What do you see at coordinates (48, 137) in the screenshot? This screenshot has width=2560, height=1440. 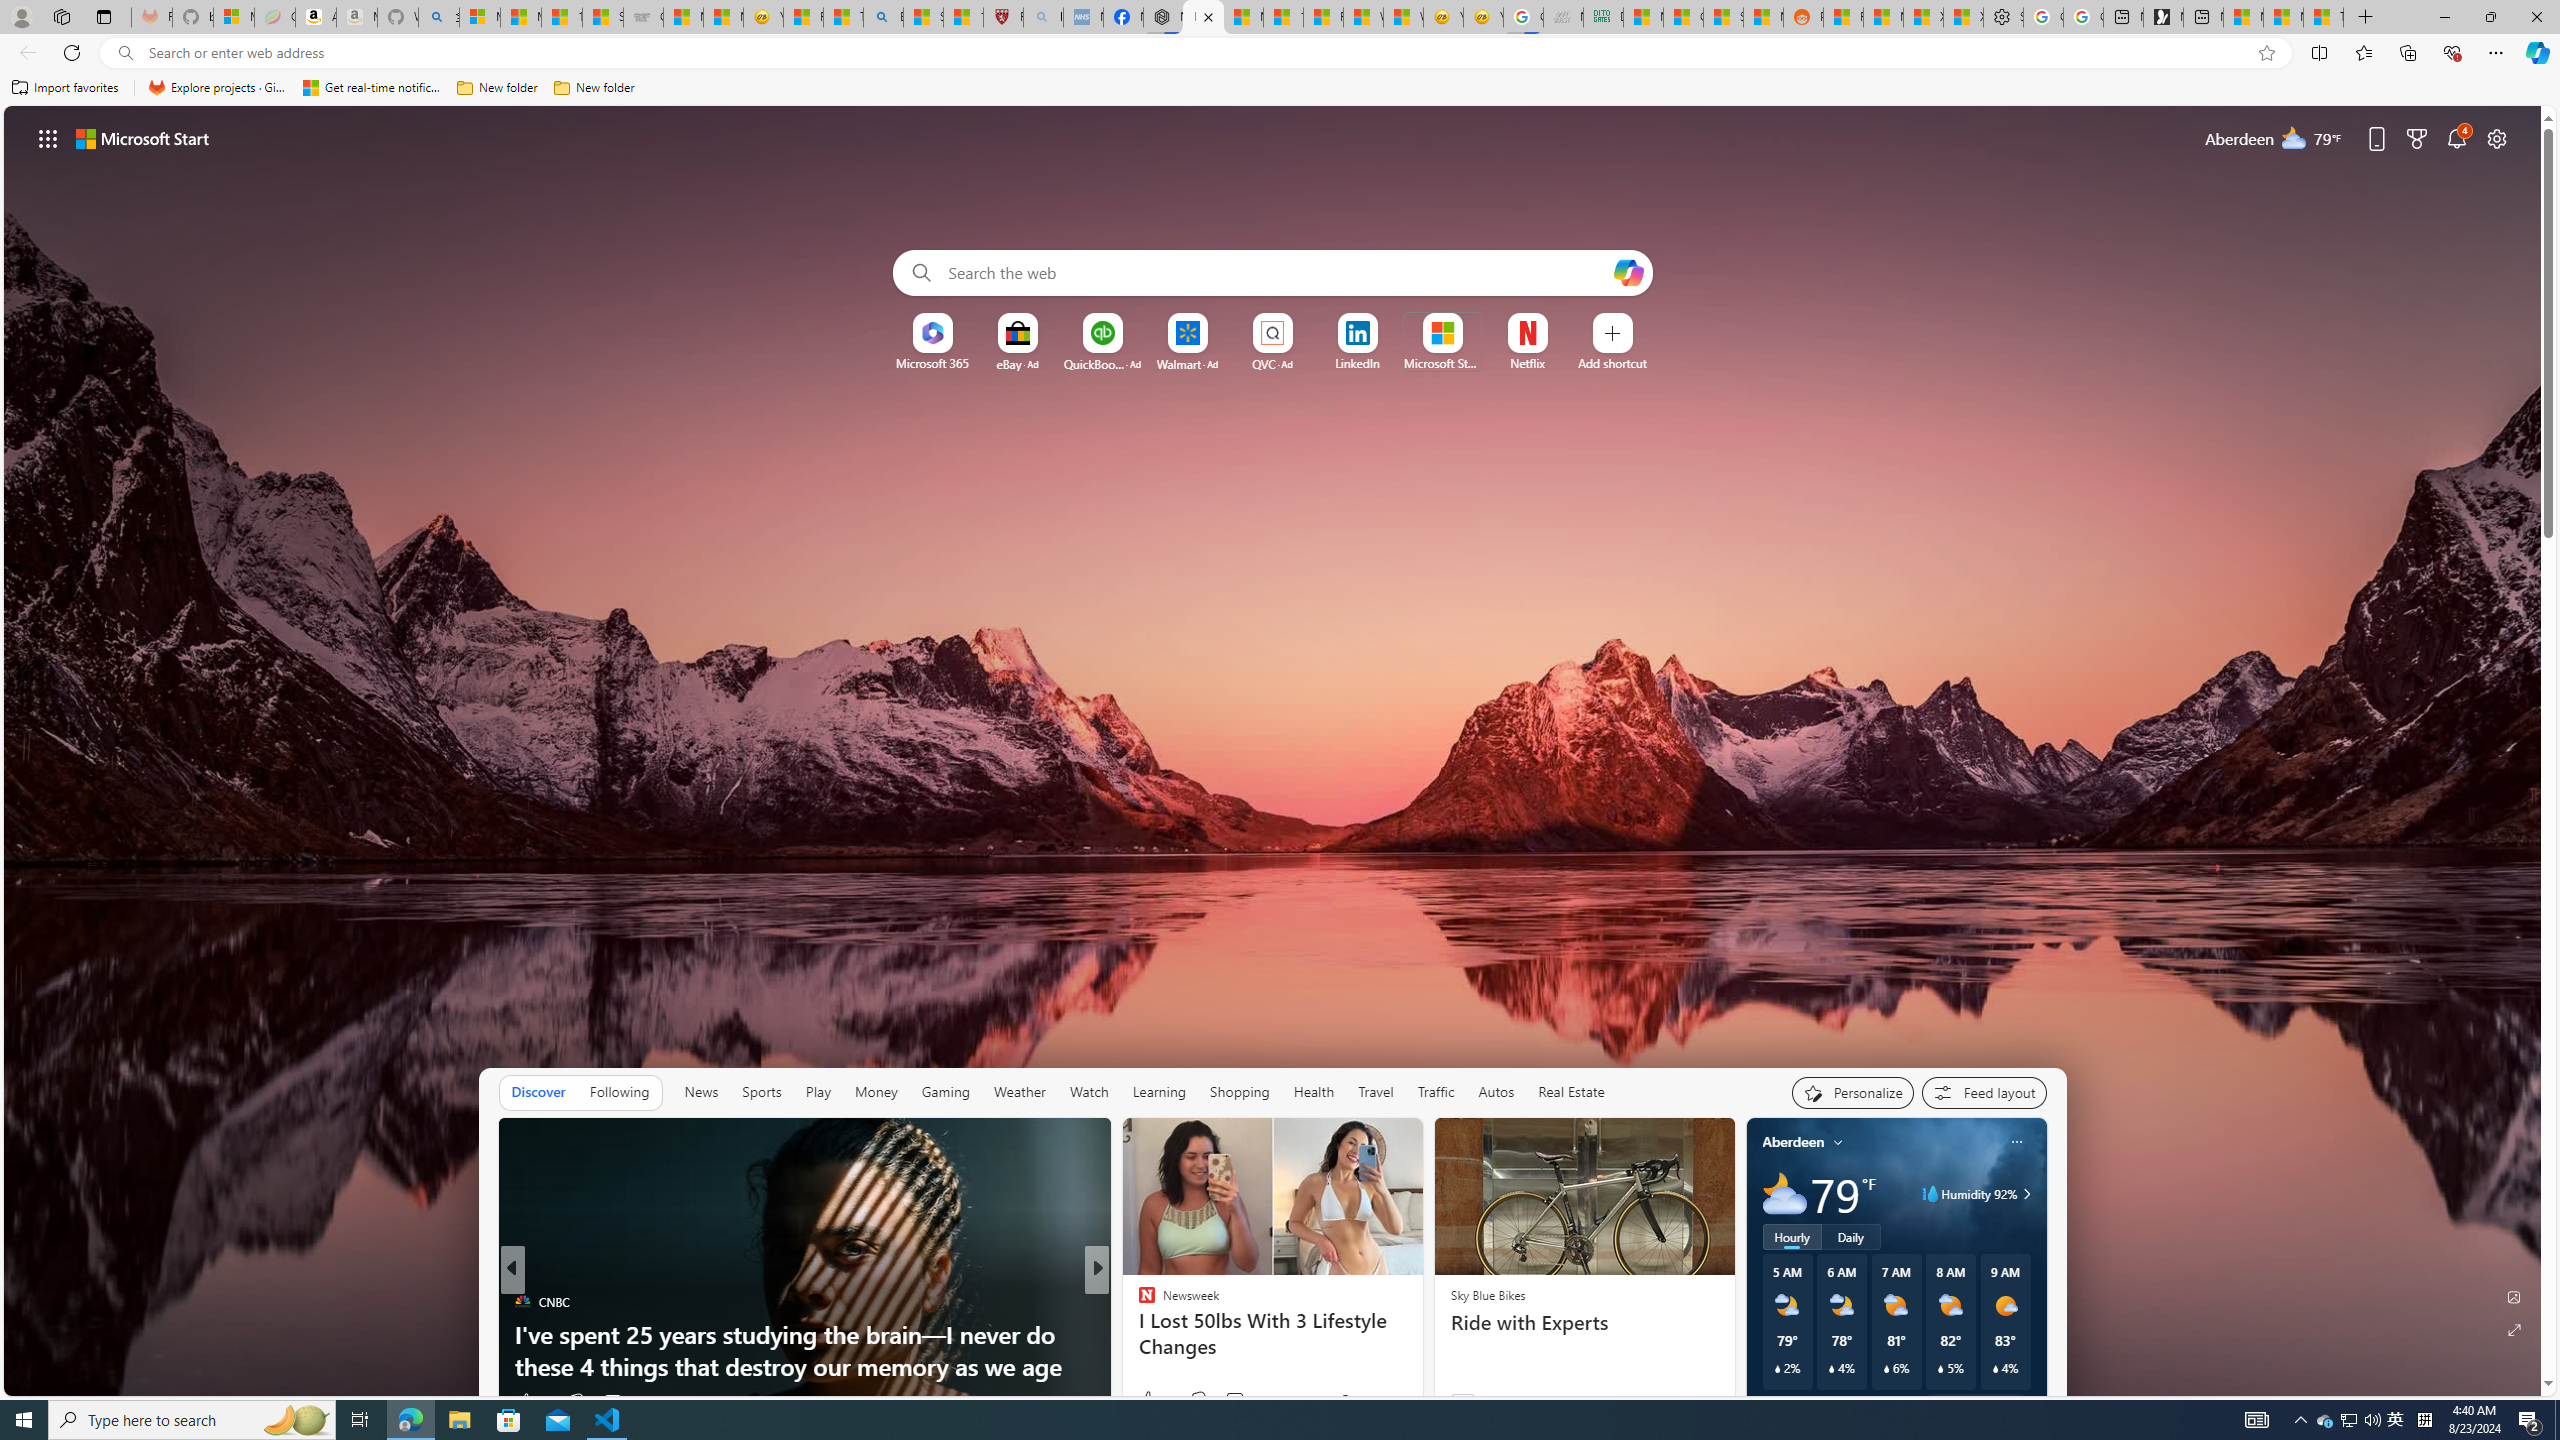 I see `'App launcher'` at bounding box center [48, 137].